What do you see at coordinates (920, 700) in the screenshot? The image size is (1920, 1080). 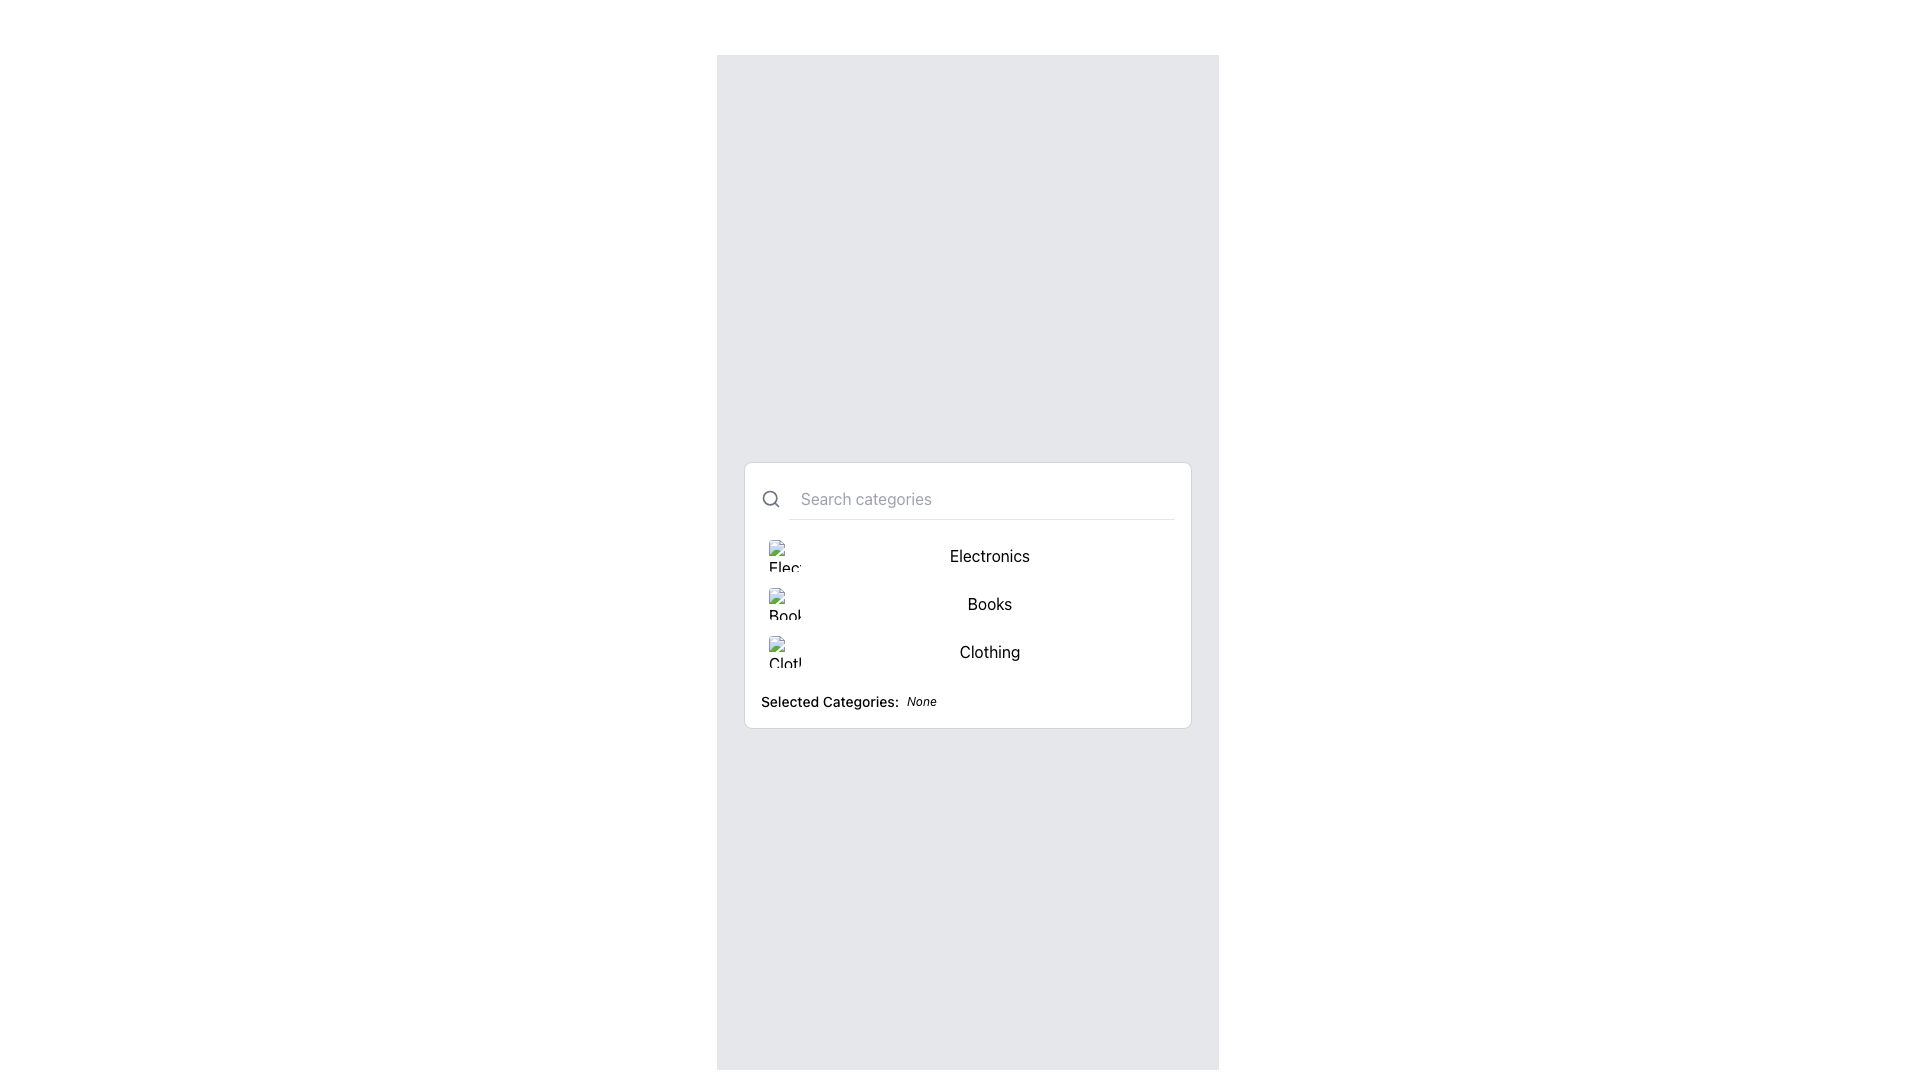 I see `the static text label displaying 'None' in italic style, located in the 'Selected Categories' section of the pop-up panel` at bounding box center [920, 700].